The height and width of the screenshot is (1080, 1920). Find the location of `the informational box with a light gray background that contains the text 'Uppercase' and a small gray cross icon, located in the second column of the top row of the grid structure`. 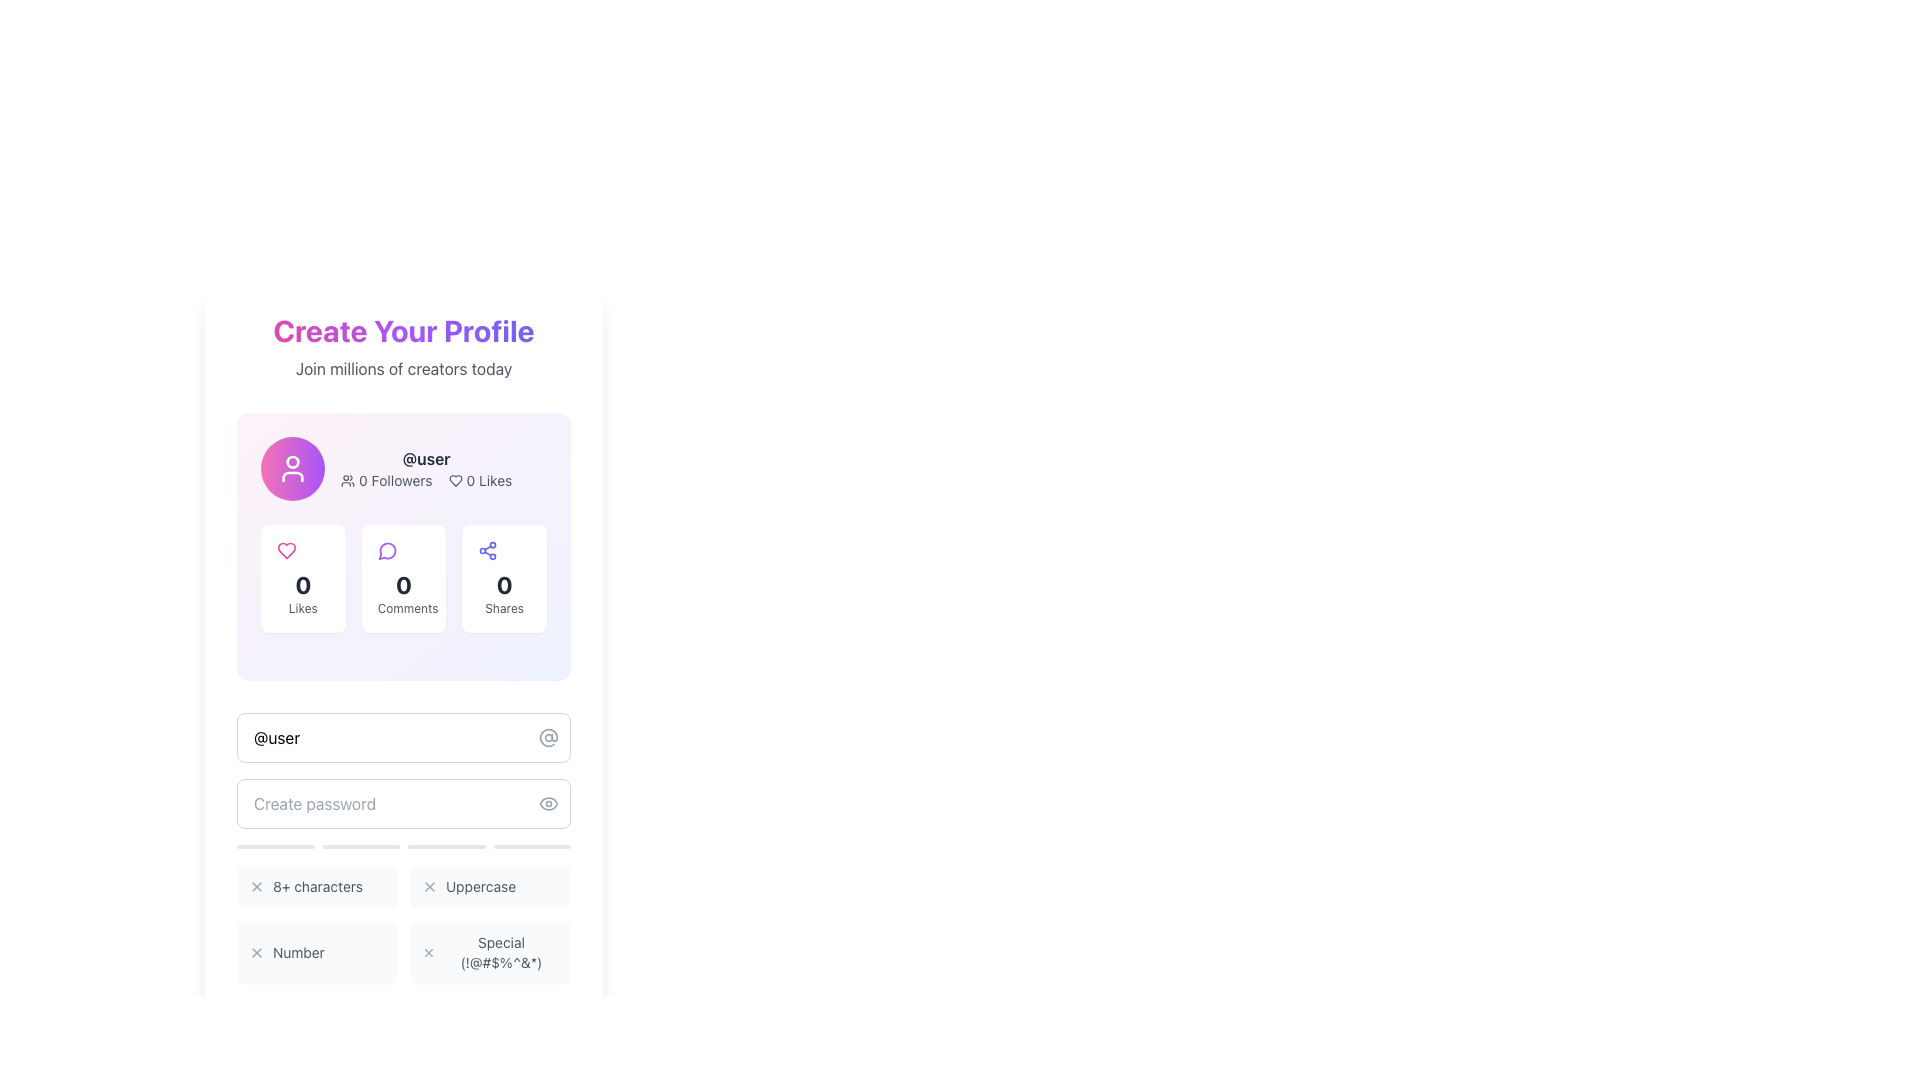

the informational box with a light gray background that contains the text 'Uppercase' and a small gray cross icon, located in the second column of the top row of the grid structure is located at coordinates (490, 886).